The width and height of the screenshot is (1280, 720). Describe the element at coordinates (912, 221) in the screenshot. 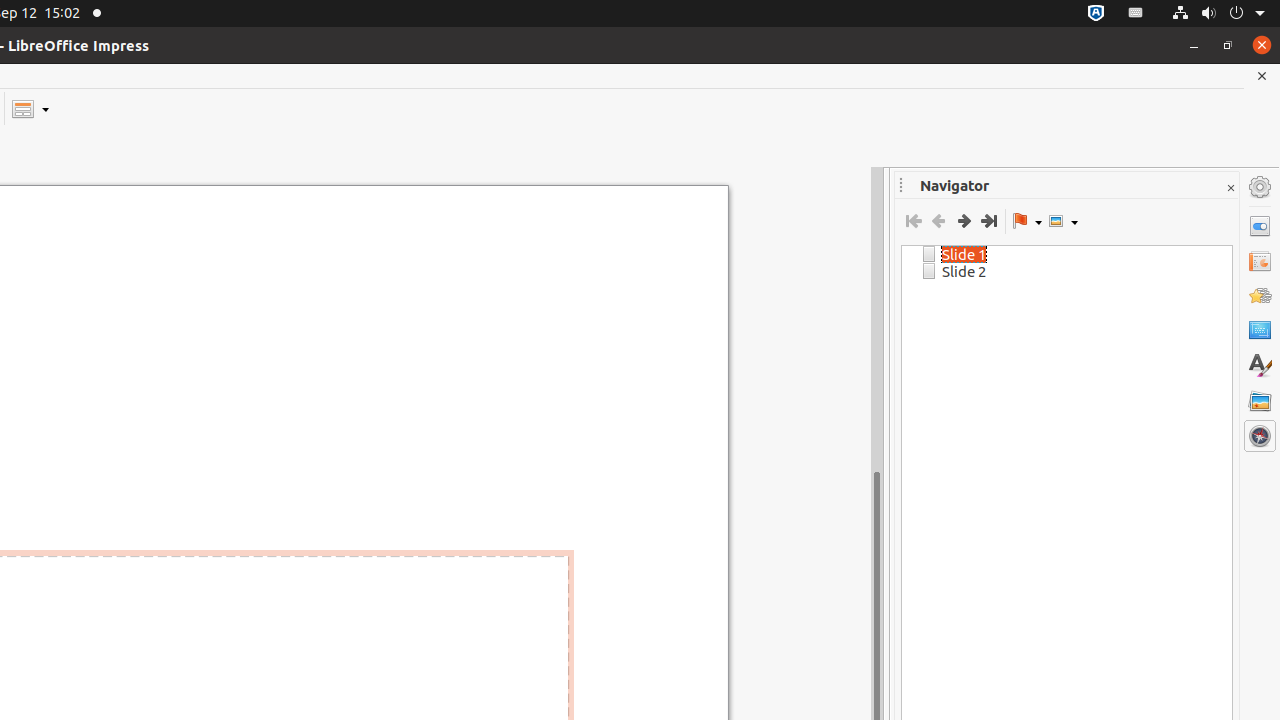

I see `'First Slide'` at that location.